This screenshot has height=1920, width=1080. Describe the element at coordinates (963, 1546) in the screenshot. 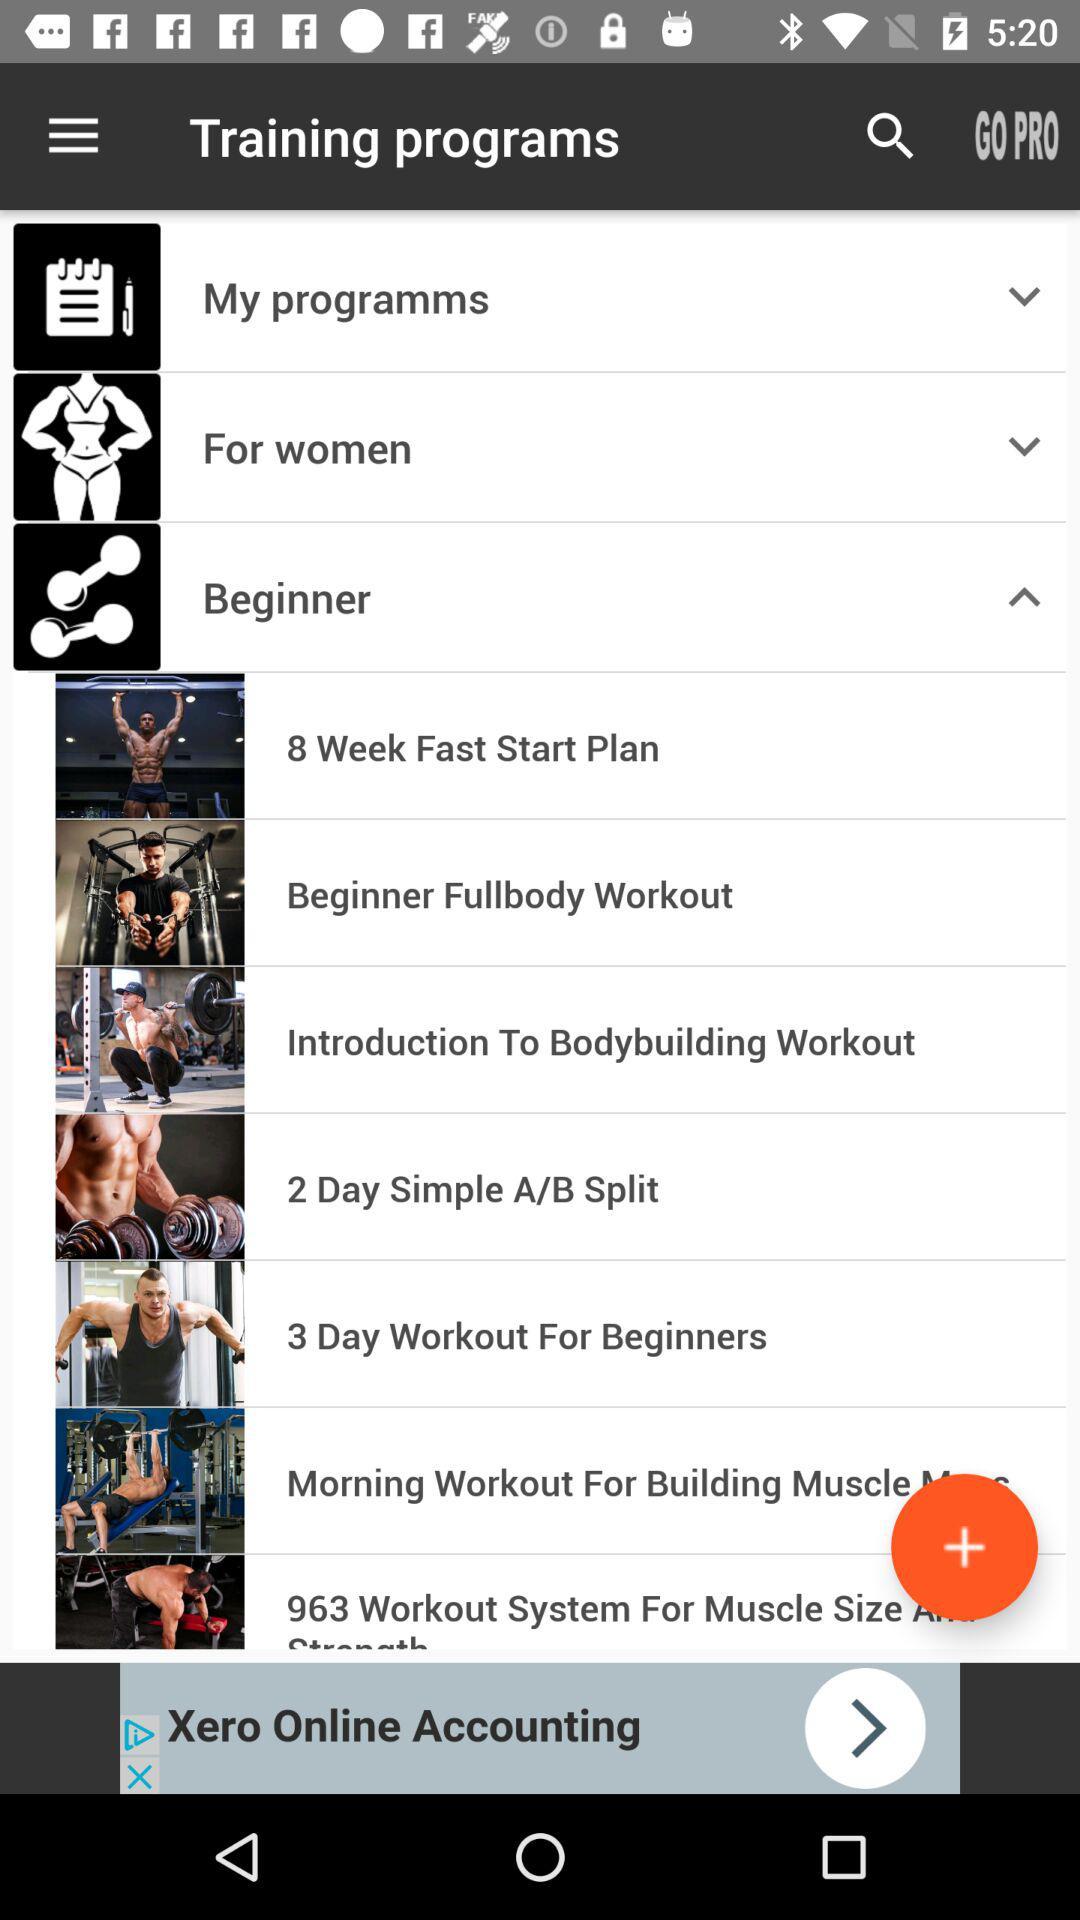

I see `the add icon` at that location.